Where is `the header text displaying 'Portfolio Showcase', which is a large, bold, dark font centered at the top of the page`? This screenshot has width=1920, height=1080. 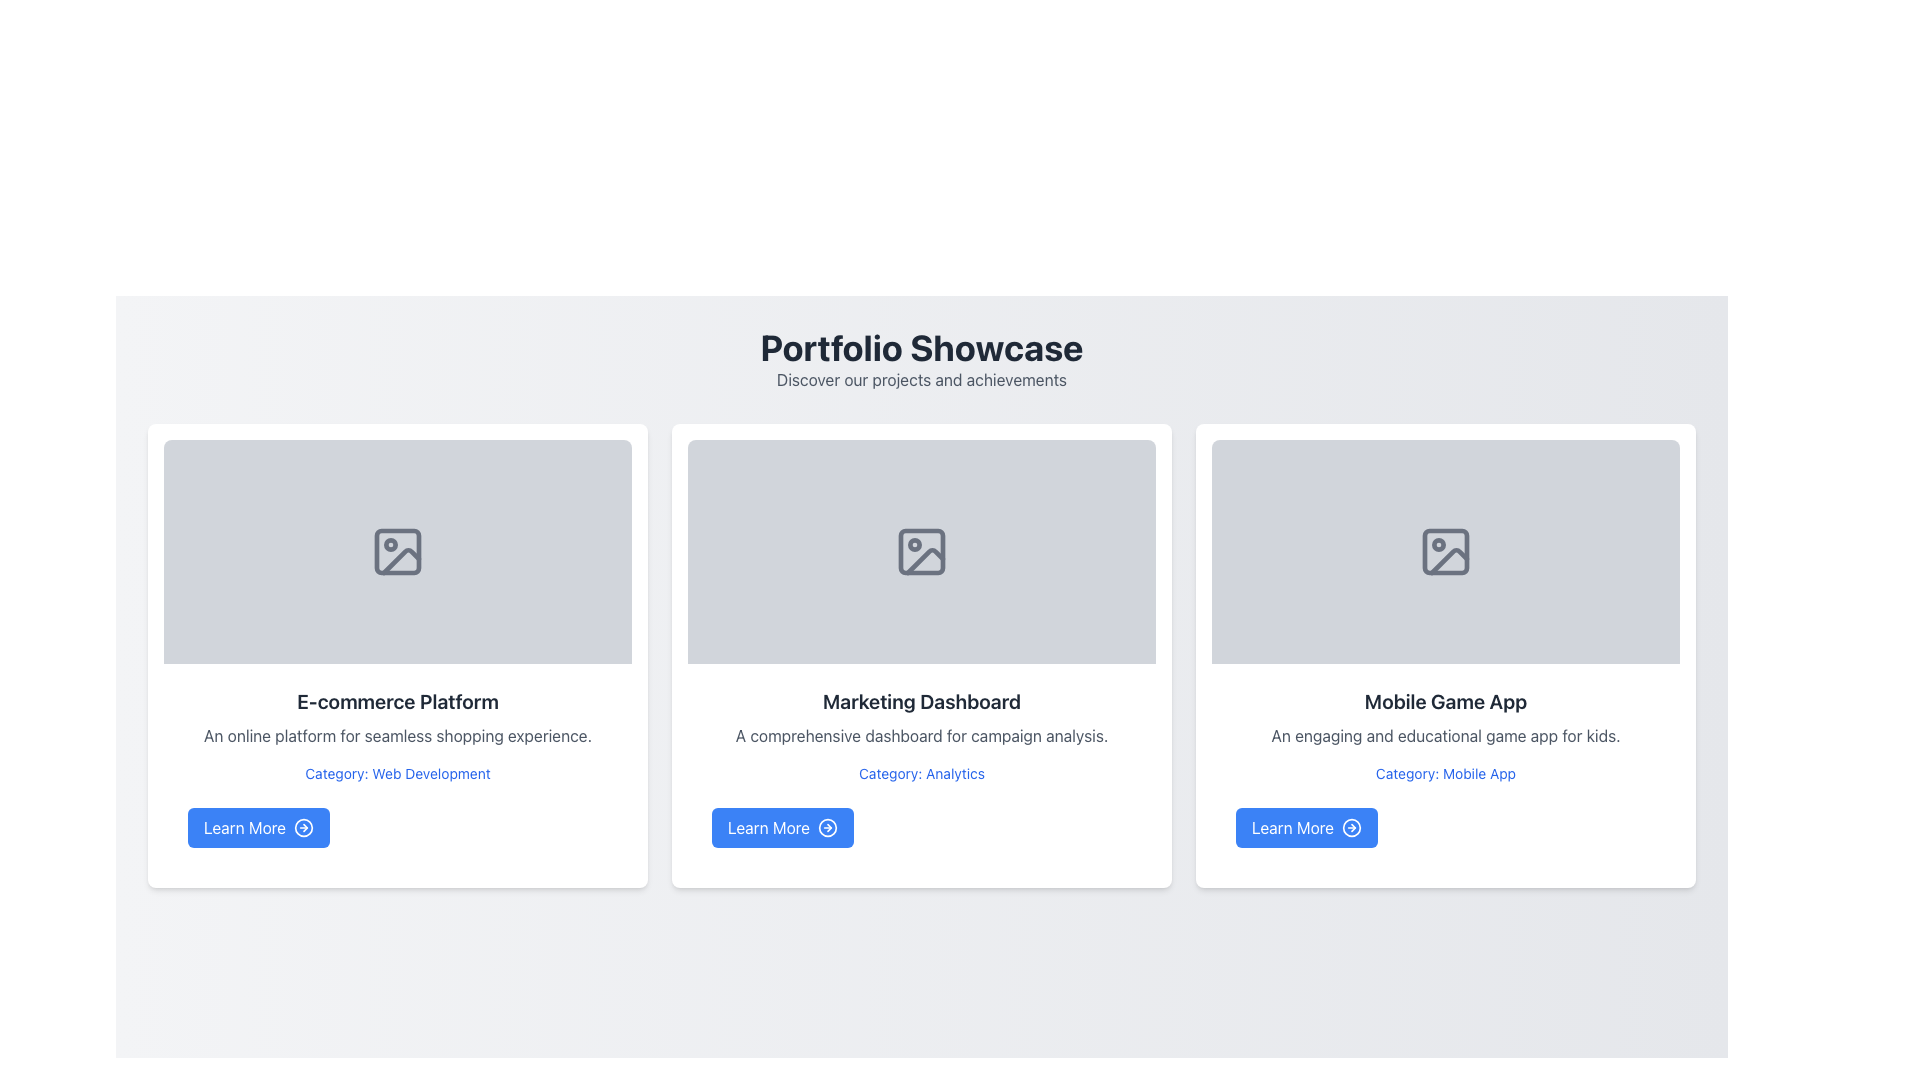
the header text displaying 'Portfolio Showcase', which is a large, bold, dark font centered at the top of the page is located at coordinates (920, 346).